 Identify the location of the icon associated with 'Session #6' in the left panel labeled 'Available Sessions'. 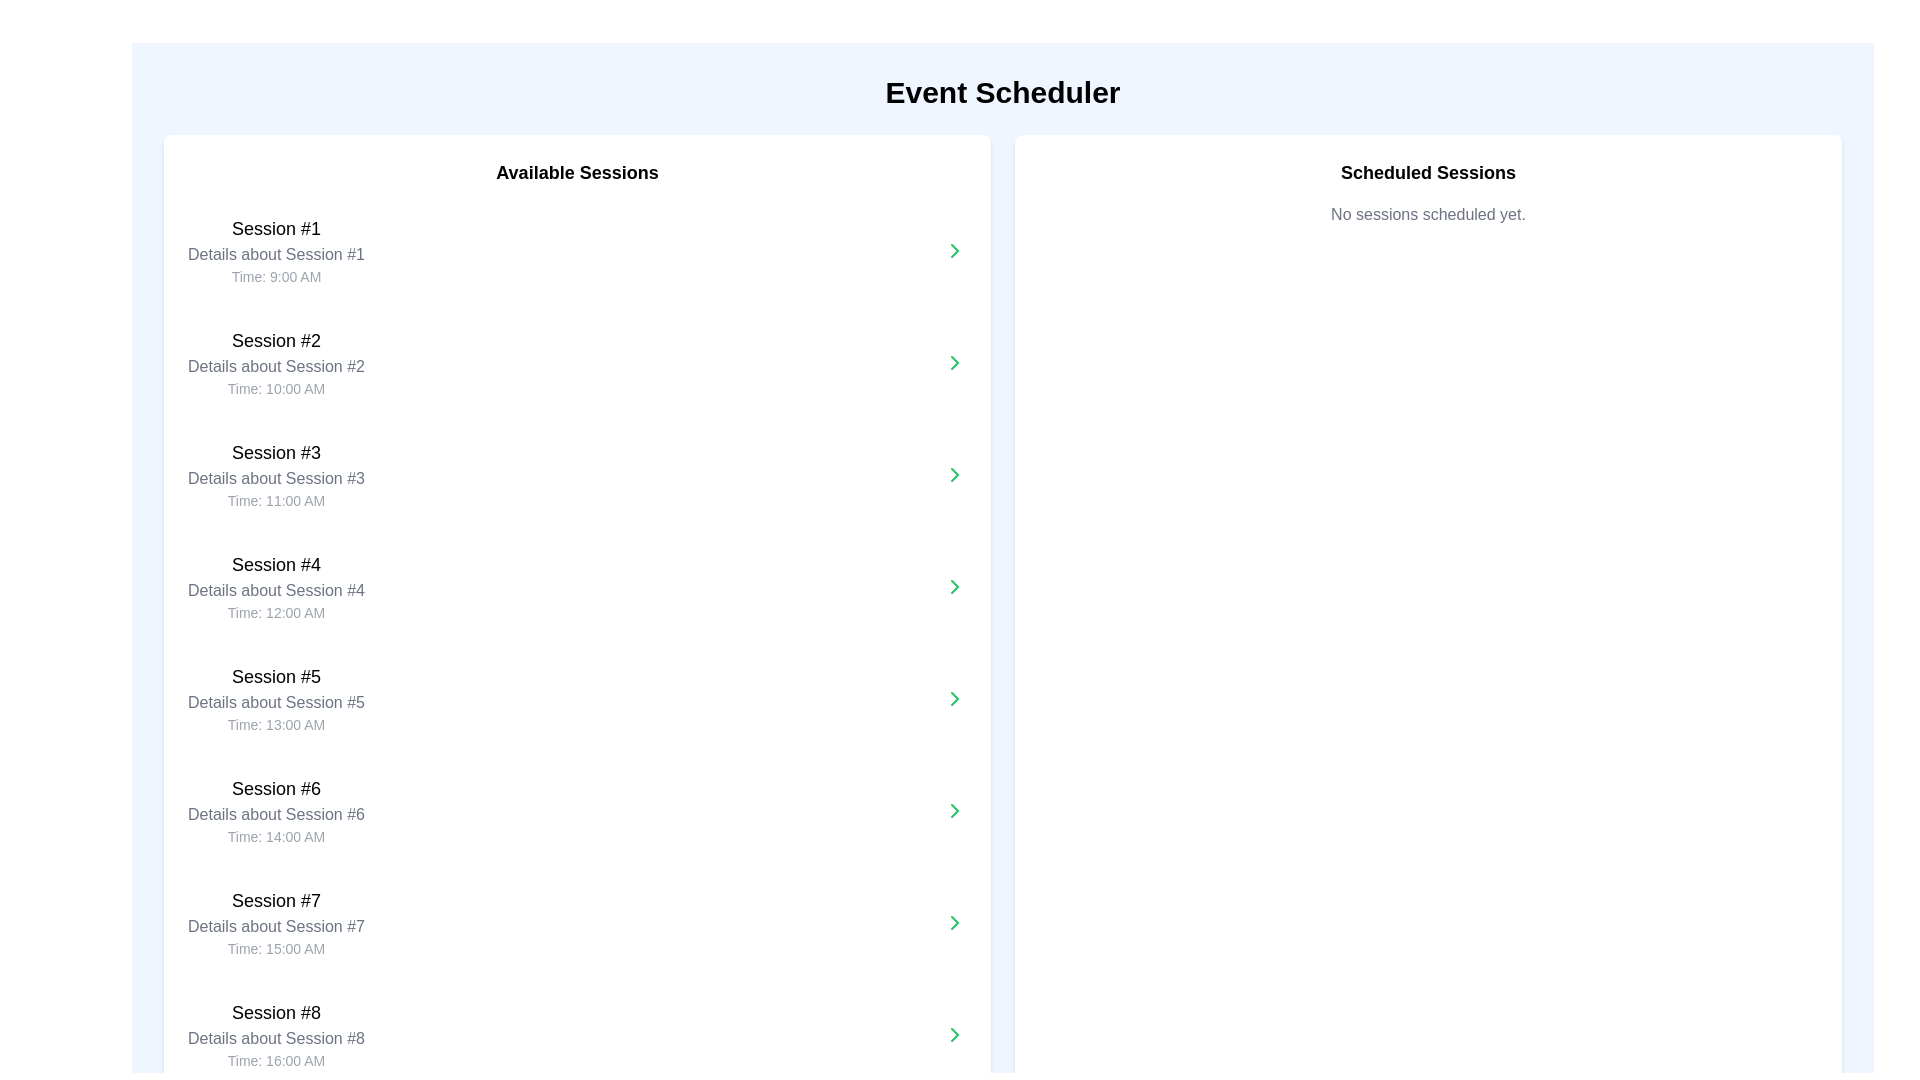
(954, 810).